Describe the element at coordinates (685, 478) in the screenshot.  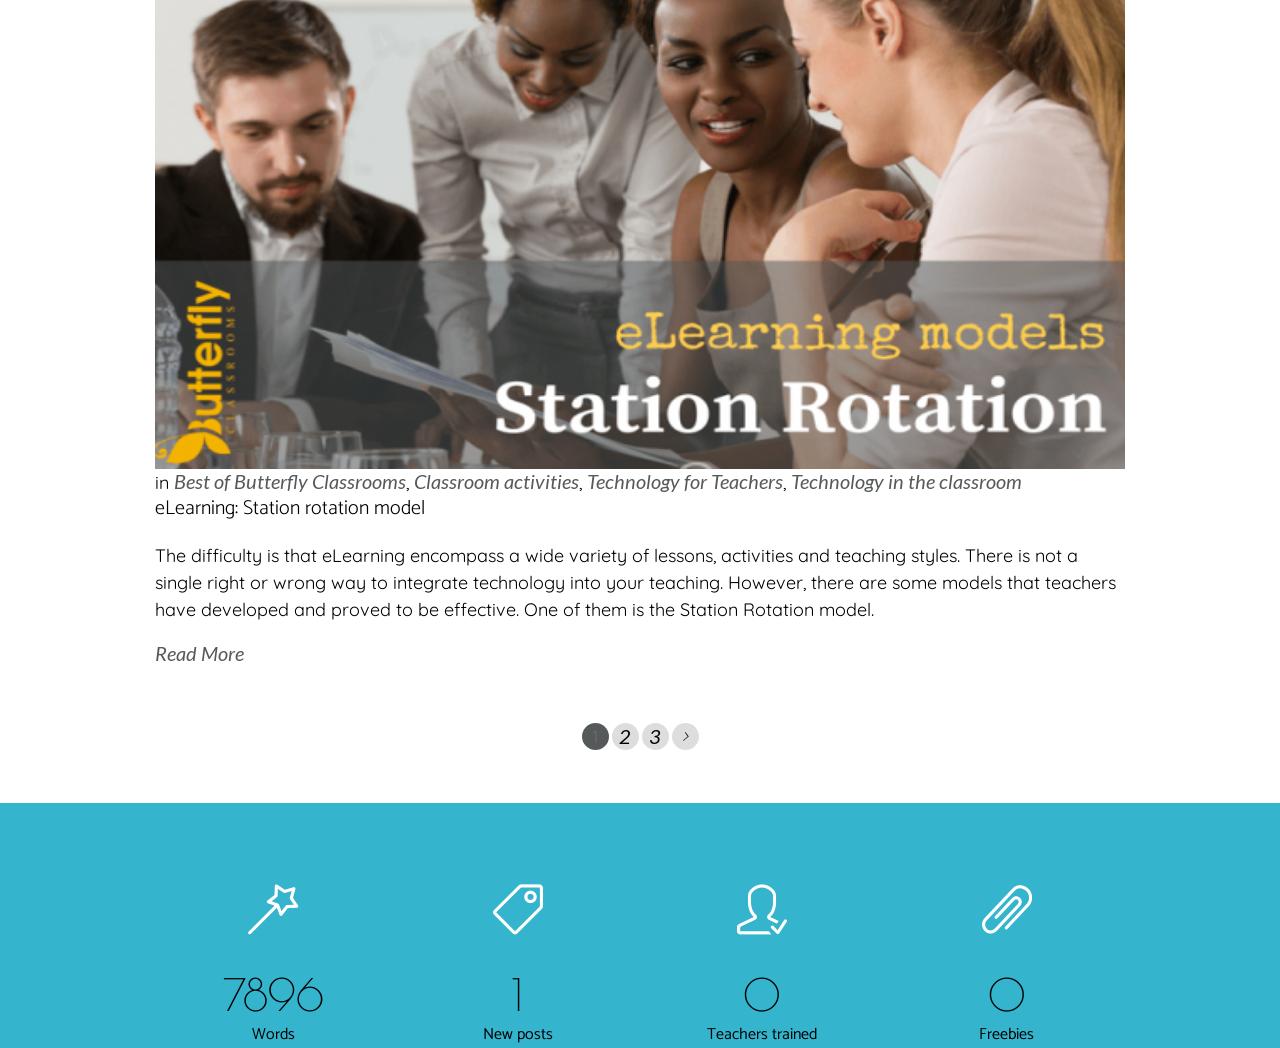
I see `'Technology for Teachers'` at that location.